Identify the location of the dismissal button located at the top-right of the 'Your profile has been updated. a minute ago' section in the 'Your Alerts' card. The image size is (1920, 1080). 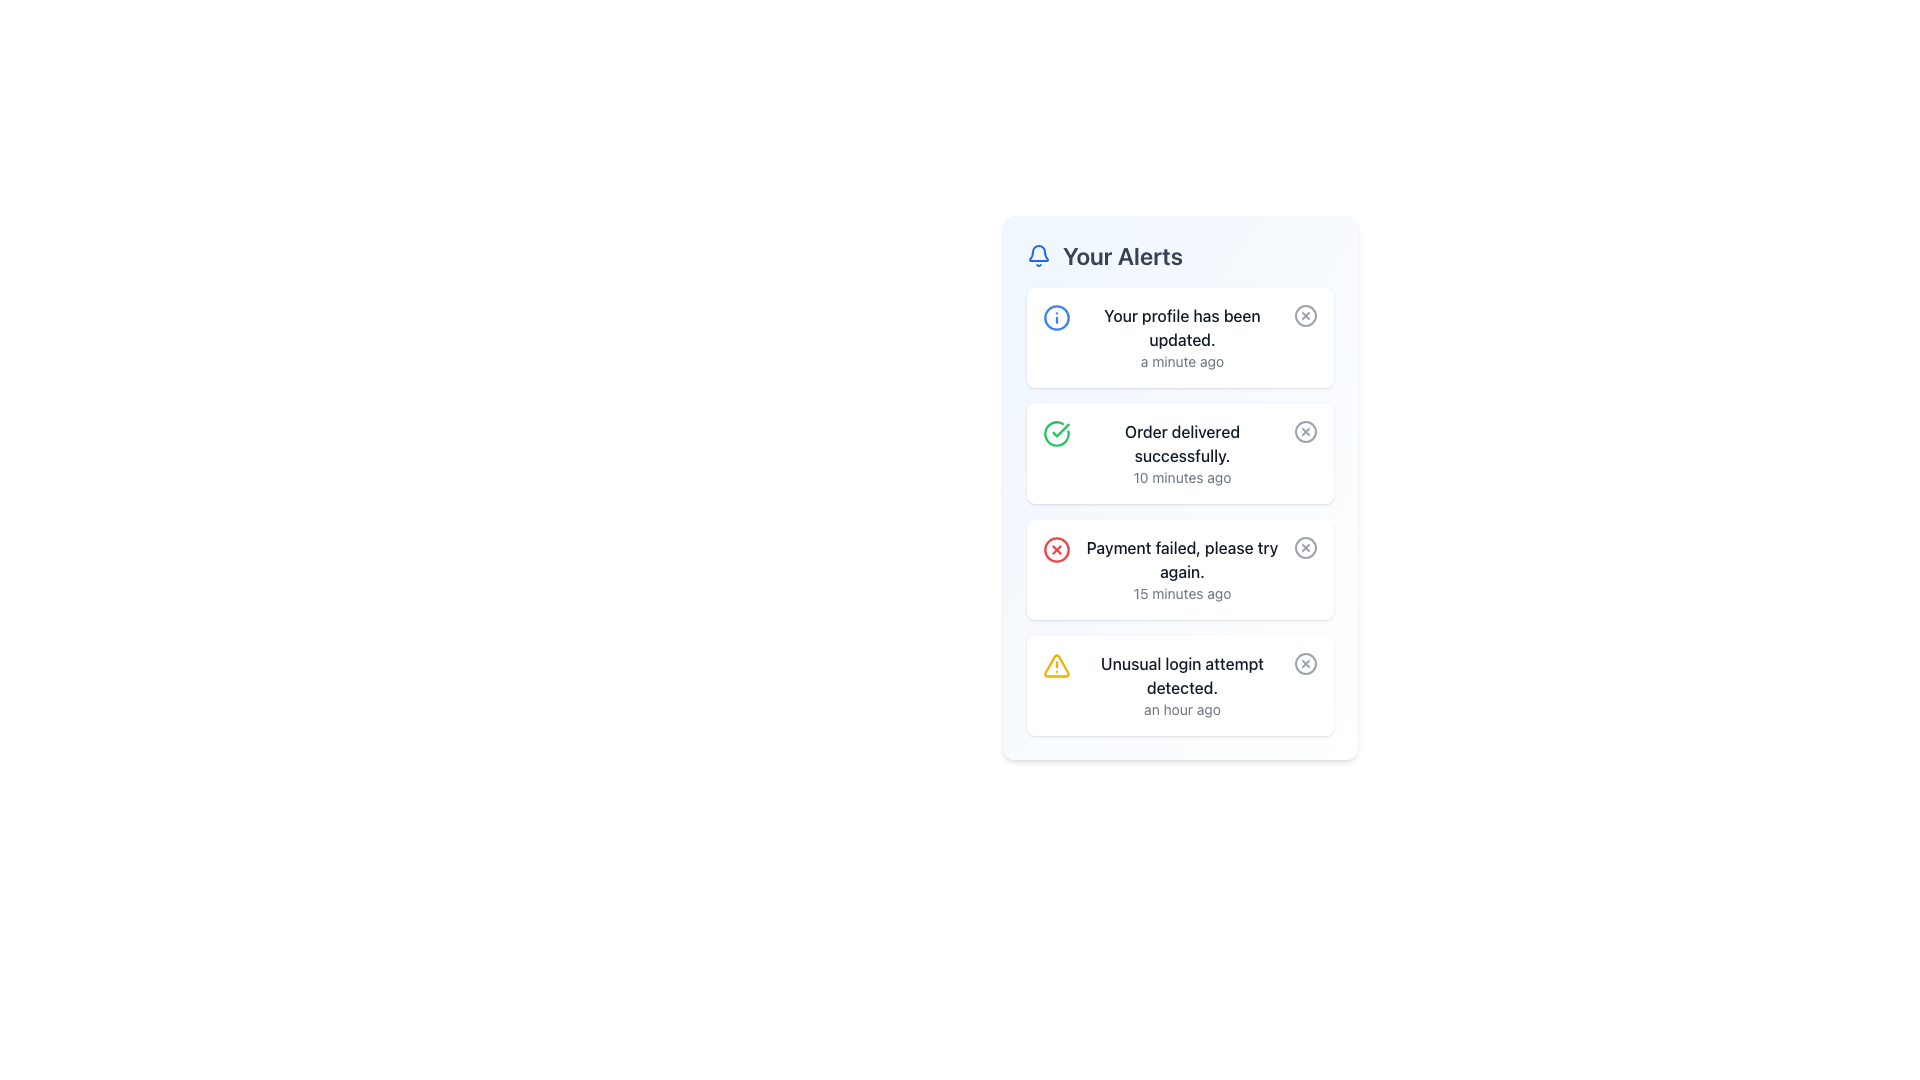
(1305, 315).